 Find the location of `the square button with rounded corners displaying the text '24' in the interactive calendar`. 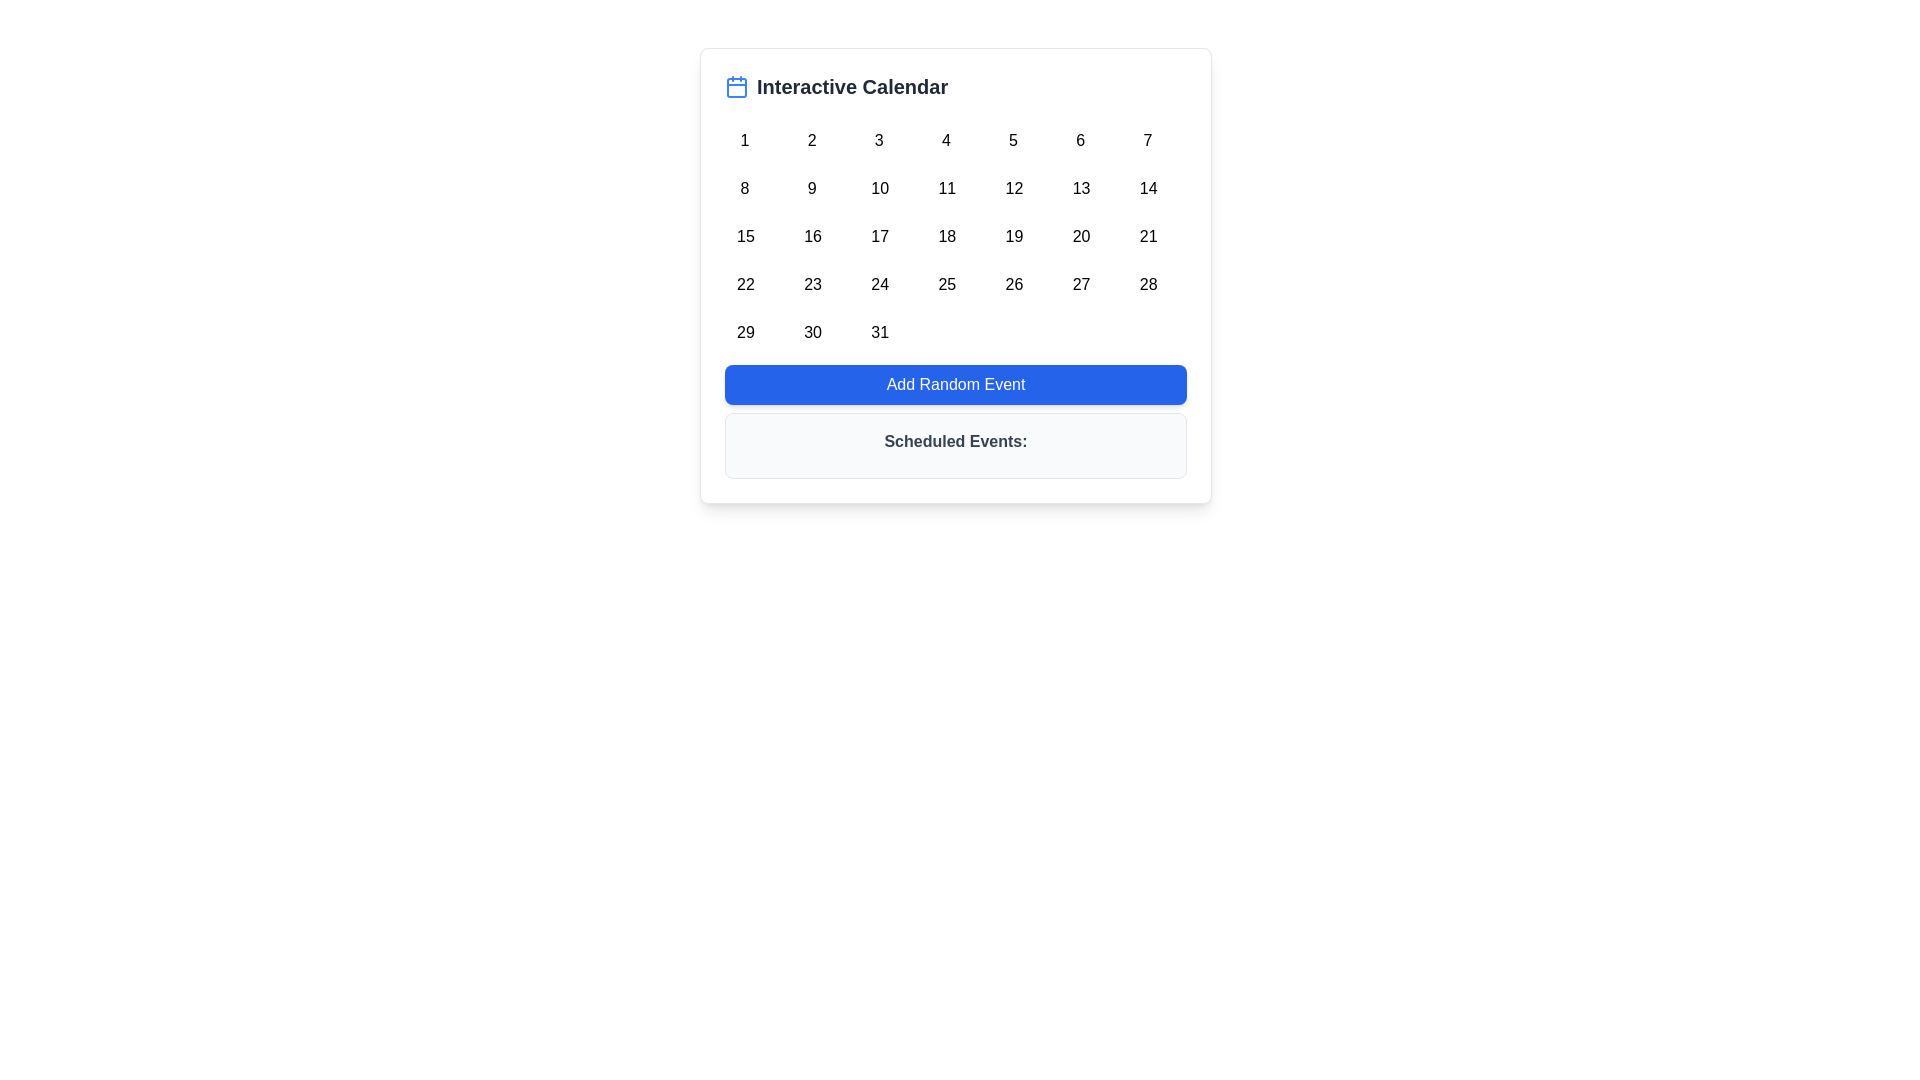

the square button with rounded corners displaying the text '24' in the interactive calendar is located at coordinates (879, 281).